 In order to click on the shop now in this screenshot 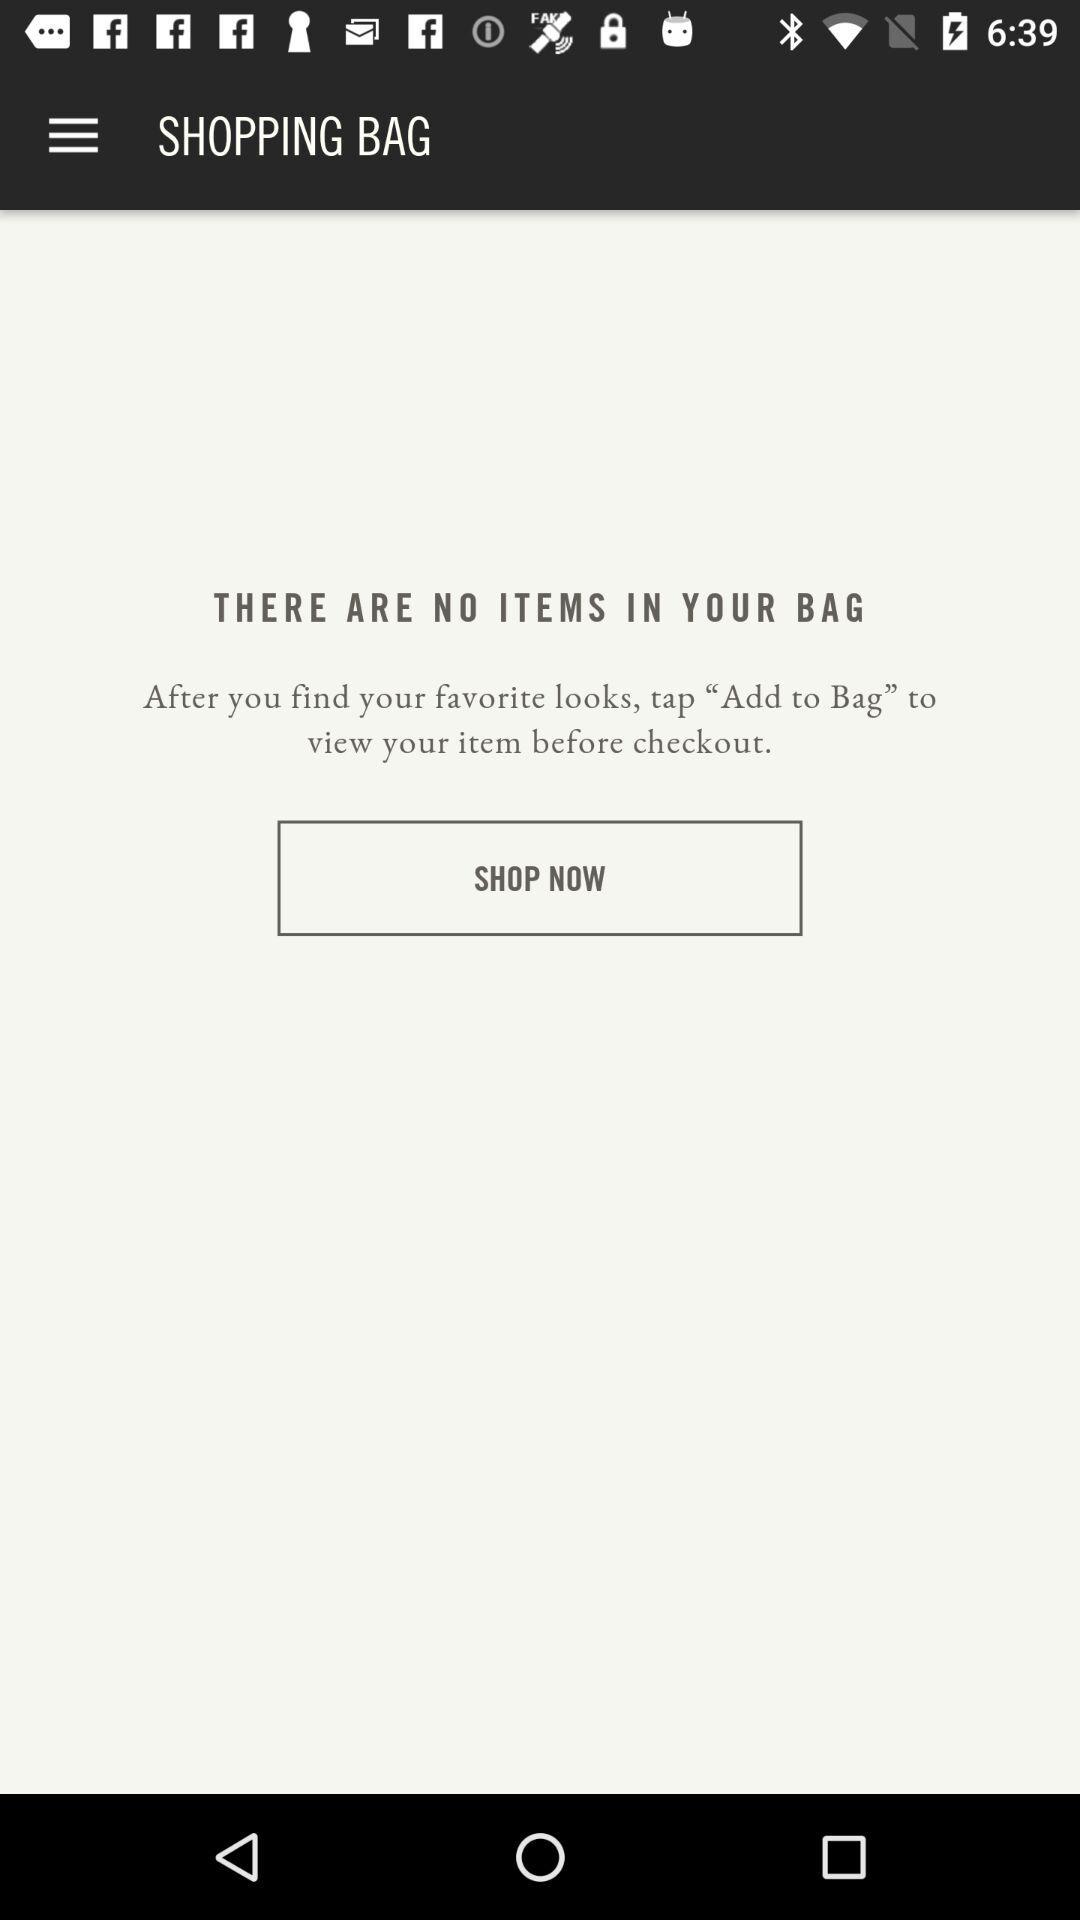, I will do `click(540, 878)`.